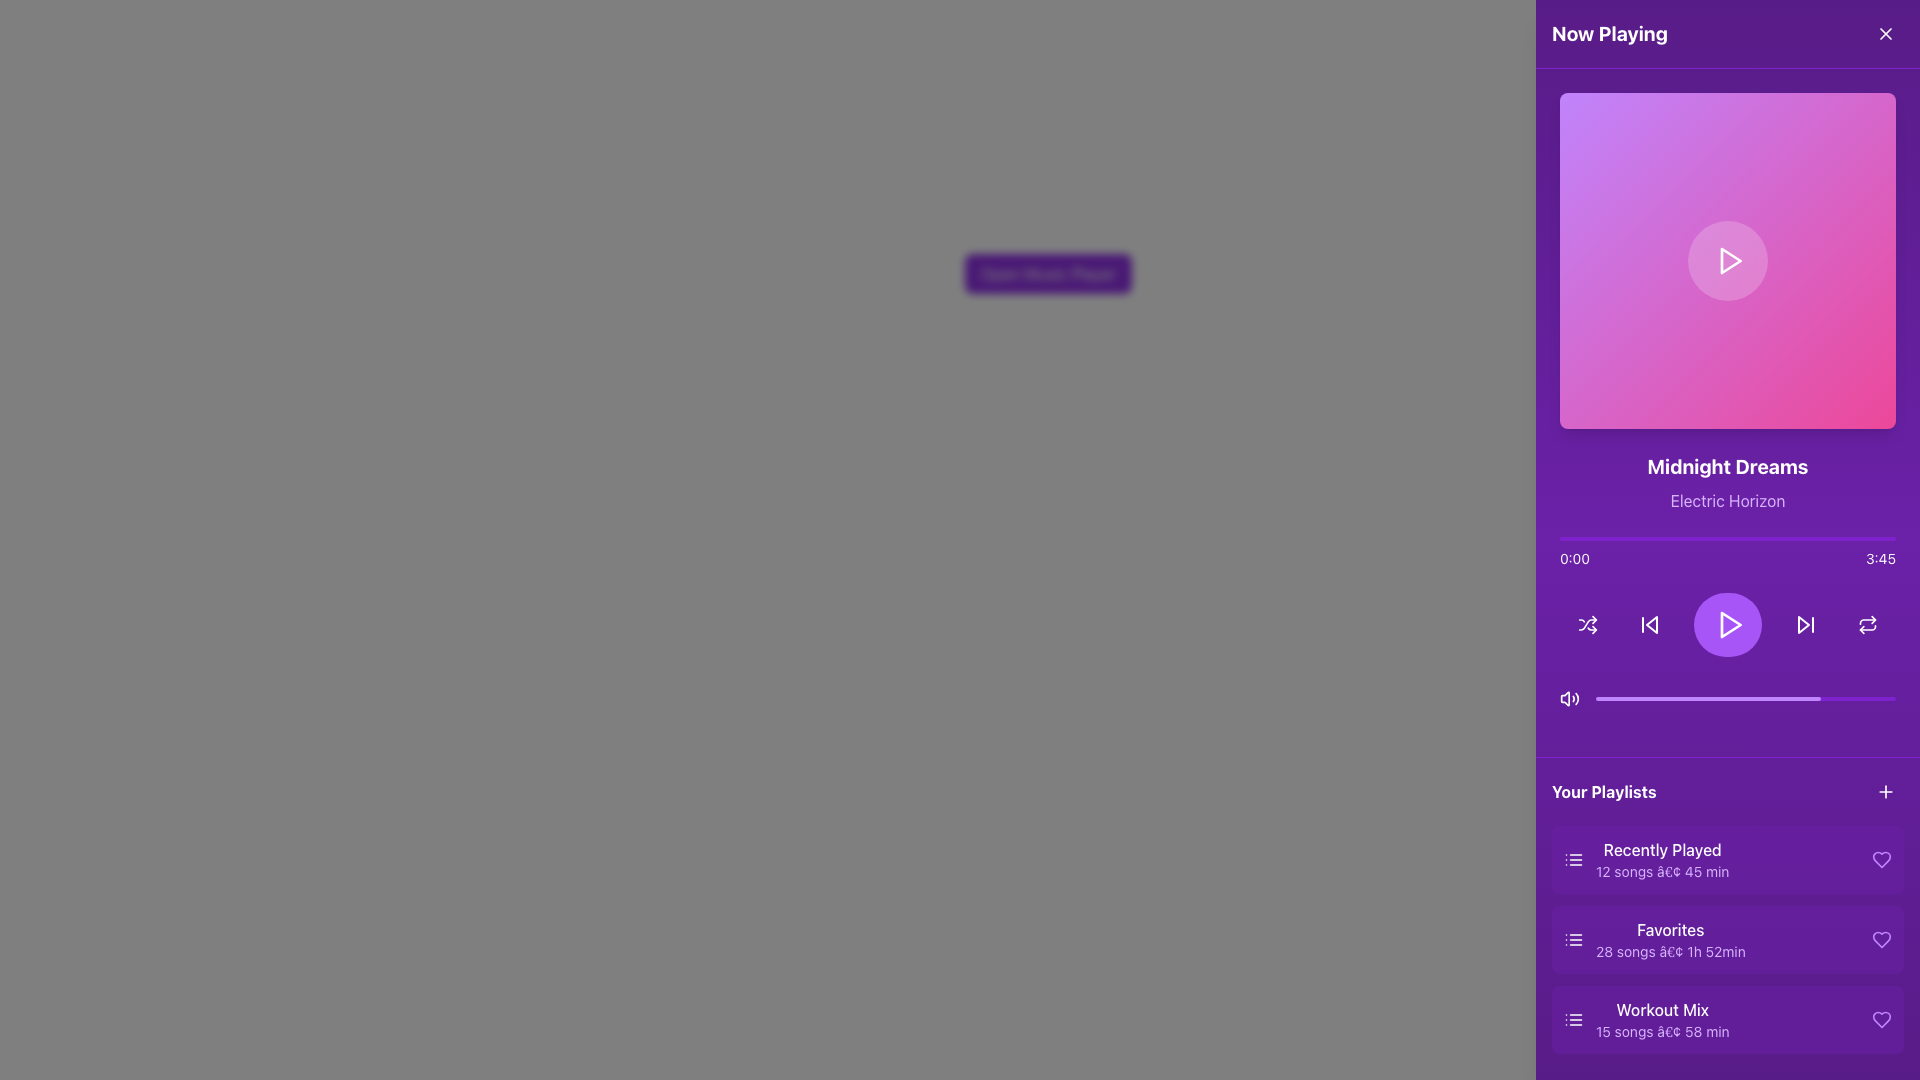 The width and height of the screenshot is (1920, 1080). I want to click on the text label positioned beneath the 'Midnight Dreams' title, so click(1727, 500).